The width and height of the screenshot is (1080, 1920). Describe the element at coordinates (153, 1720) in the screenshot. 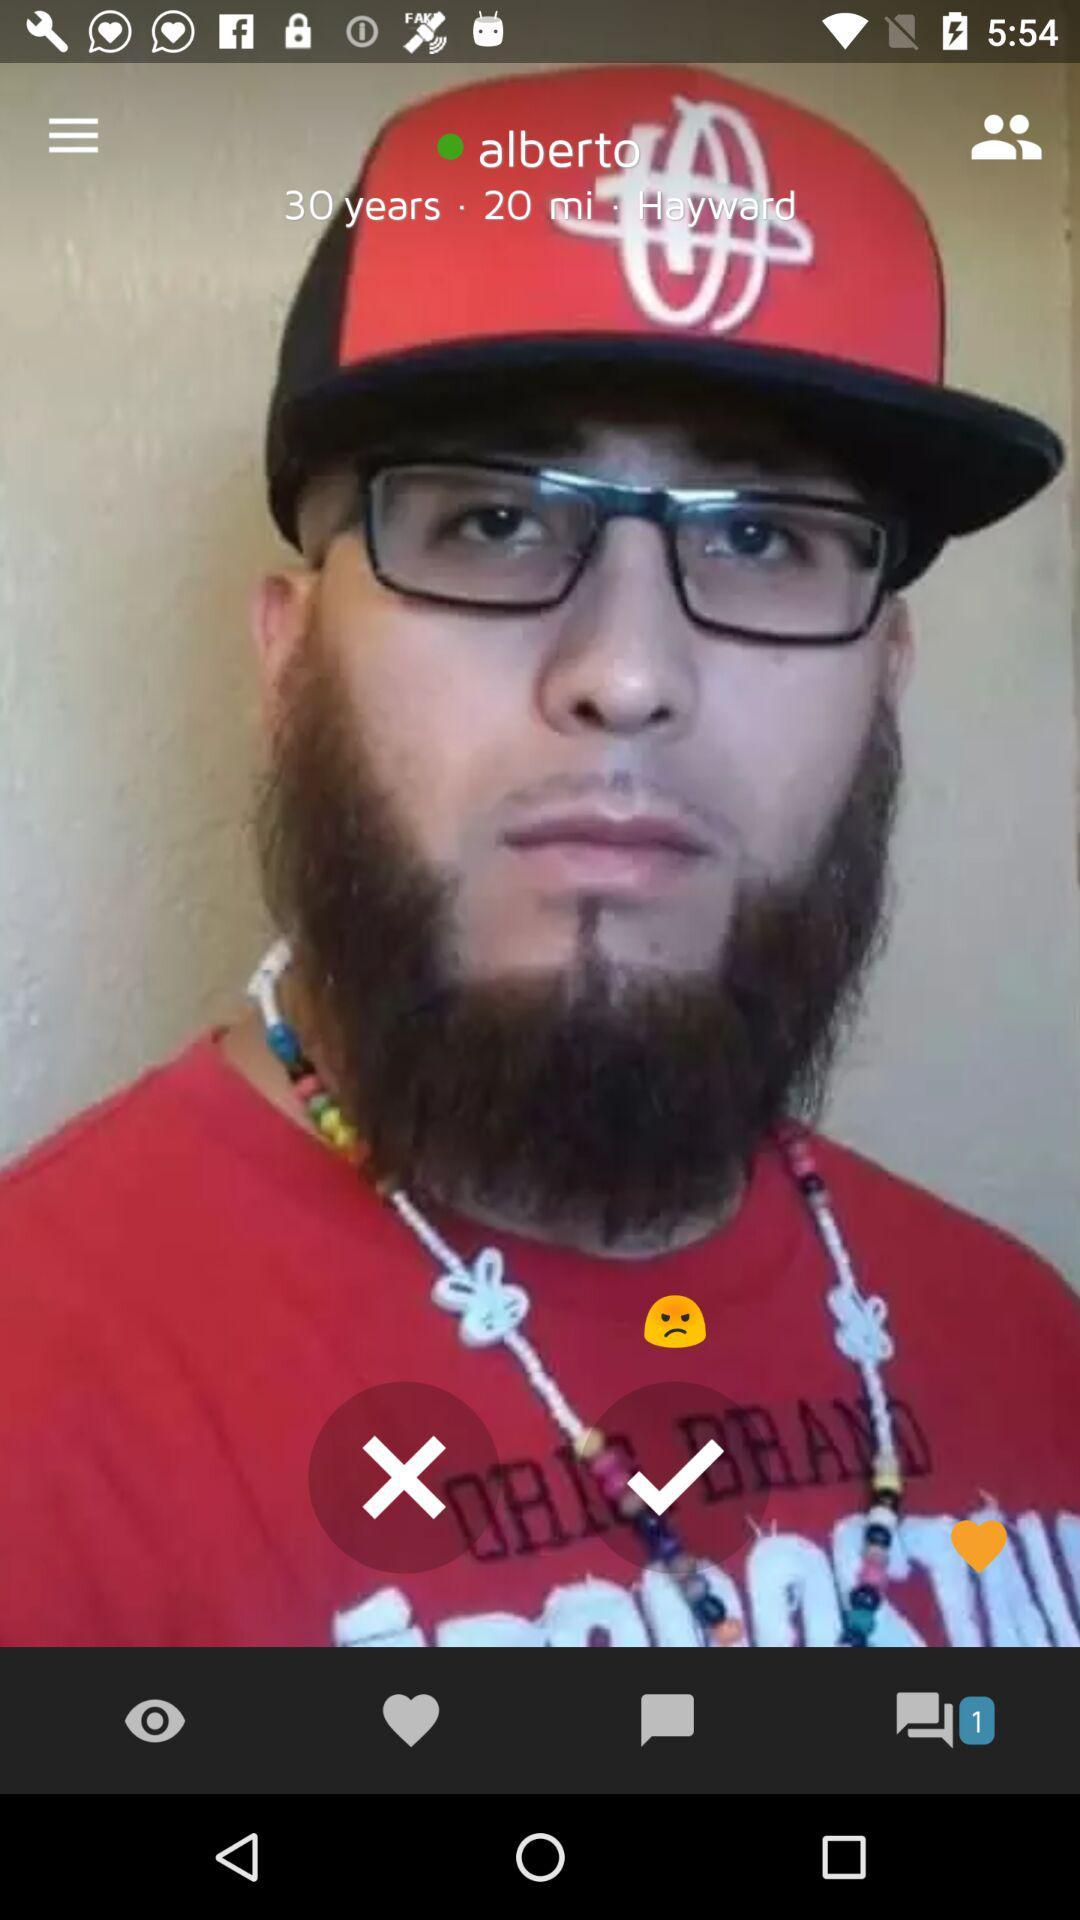

I see `tap the show icon just to the left of heart icon at the bottom` at that location.